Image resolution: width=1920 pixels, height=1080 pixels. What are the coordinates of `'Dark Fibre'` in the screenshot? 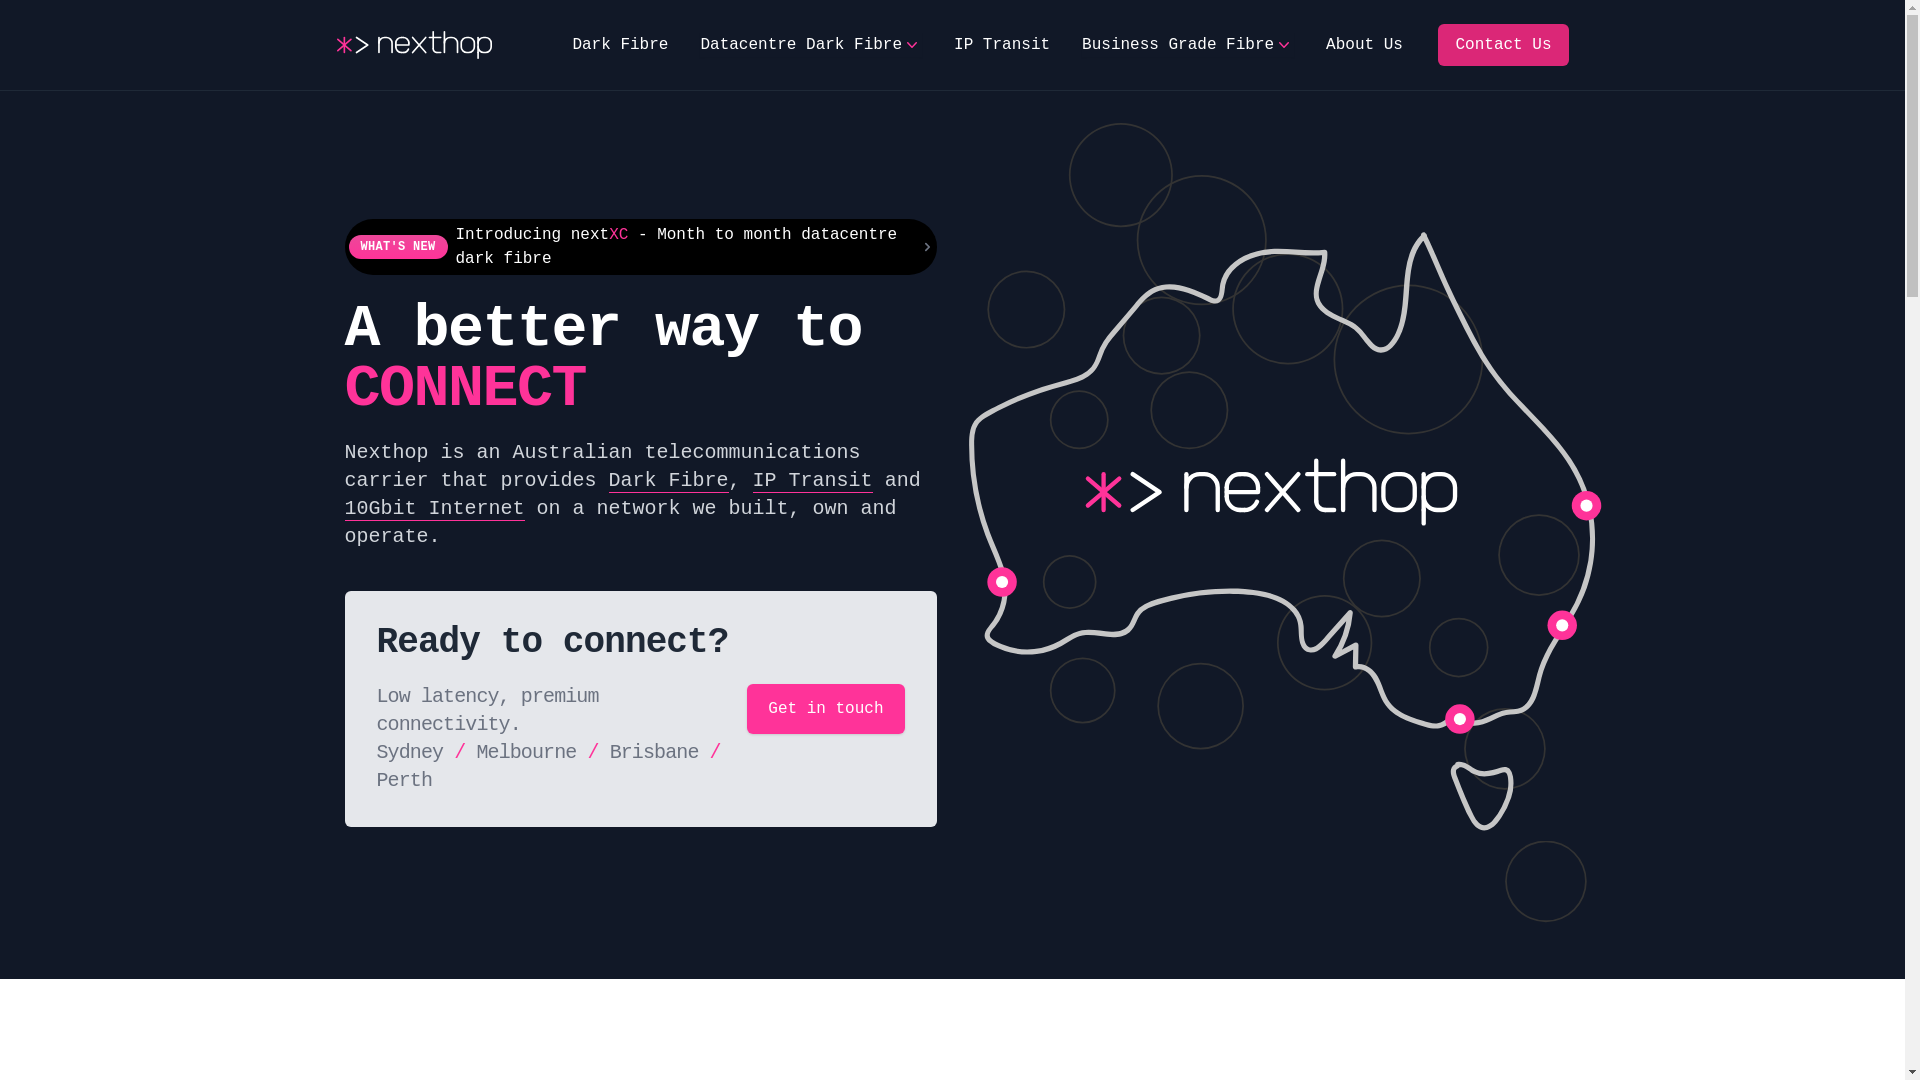 It's located at (618, 45).